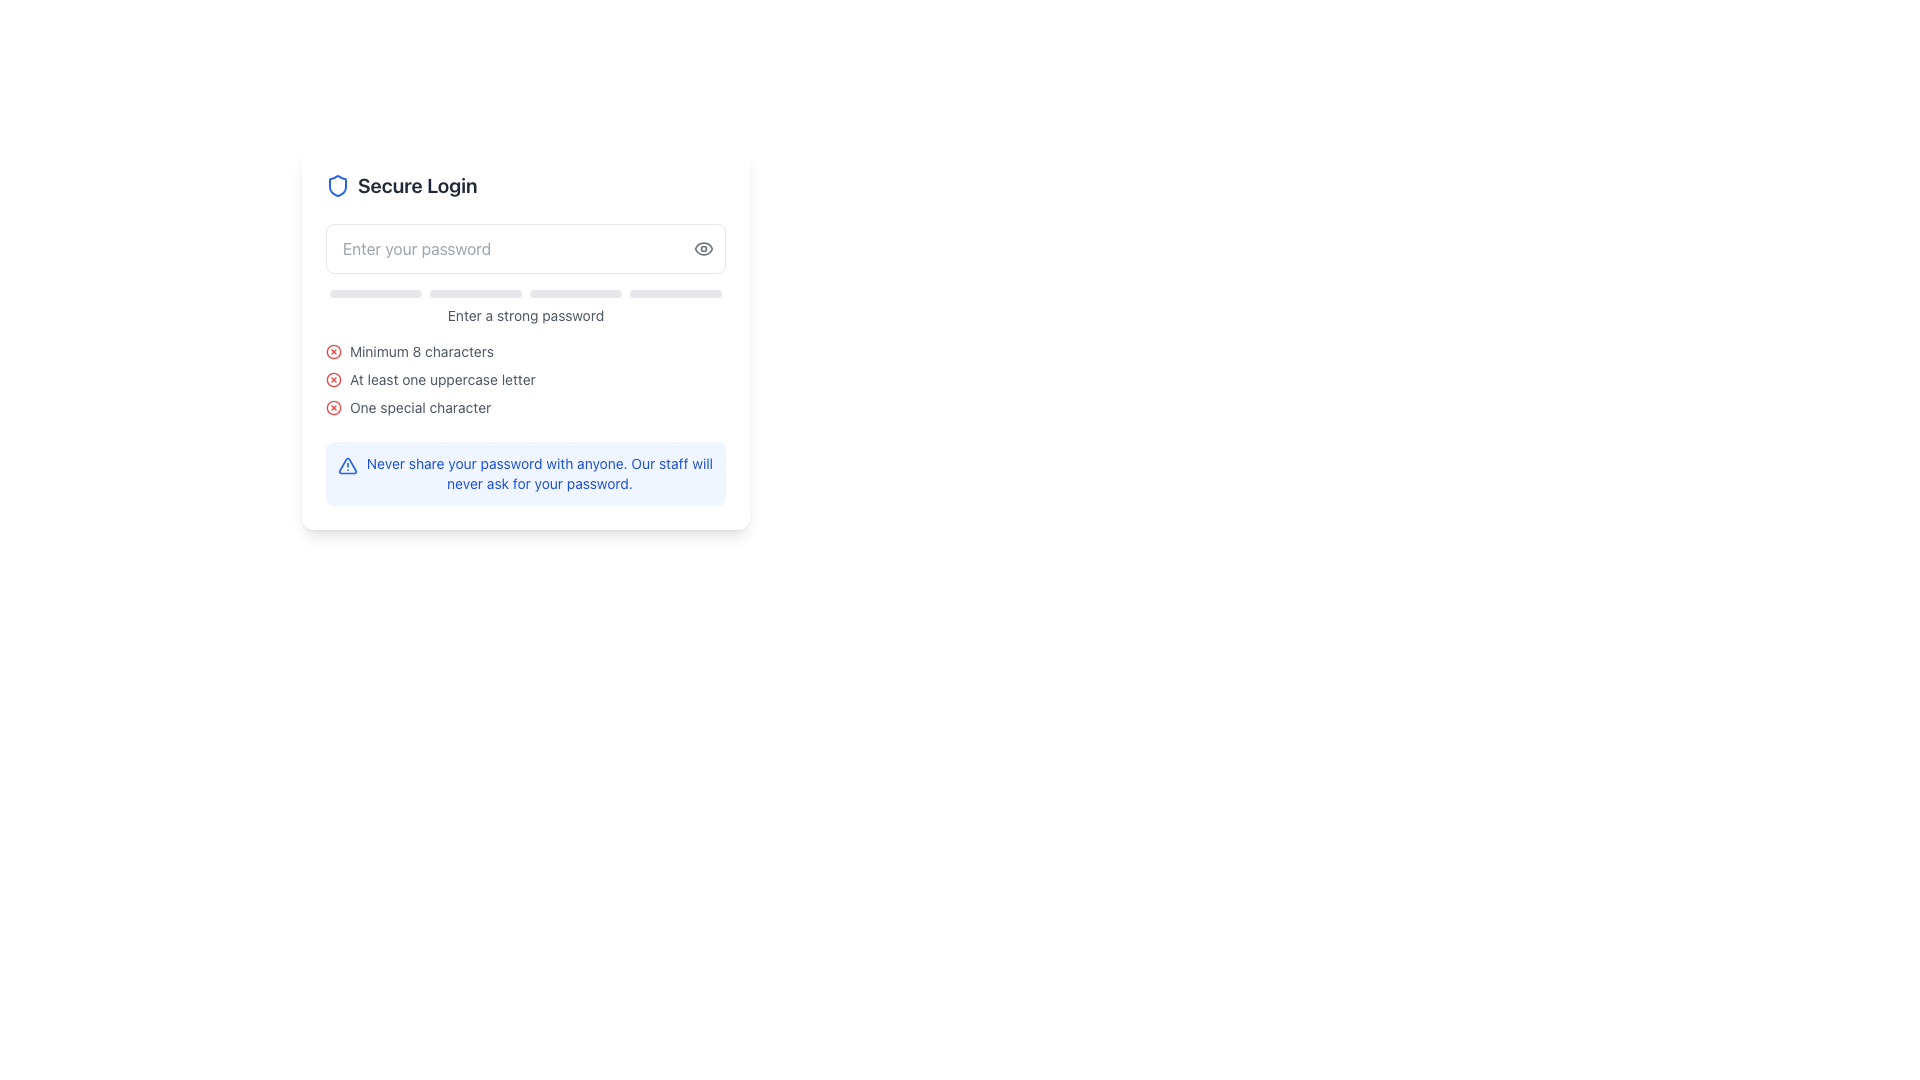  Describe the element at coordinates (347, 466) in the screenshot. I see `the triangular icon with a blue outline and white fill containing an exclamation mark, positioned next to the alert message 'Never share your password with anyone.'` at that location.